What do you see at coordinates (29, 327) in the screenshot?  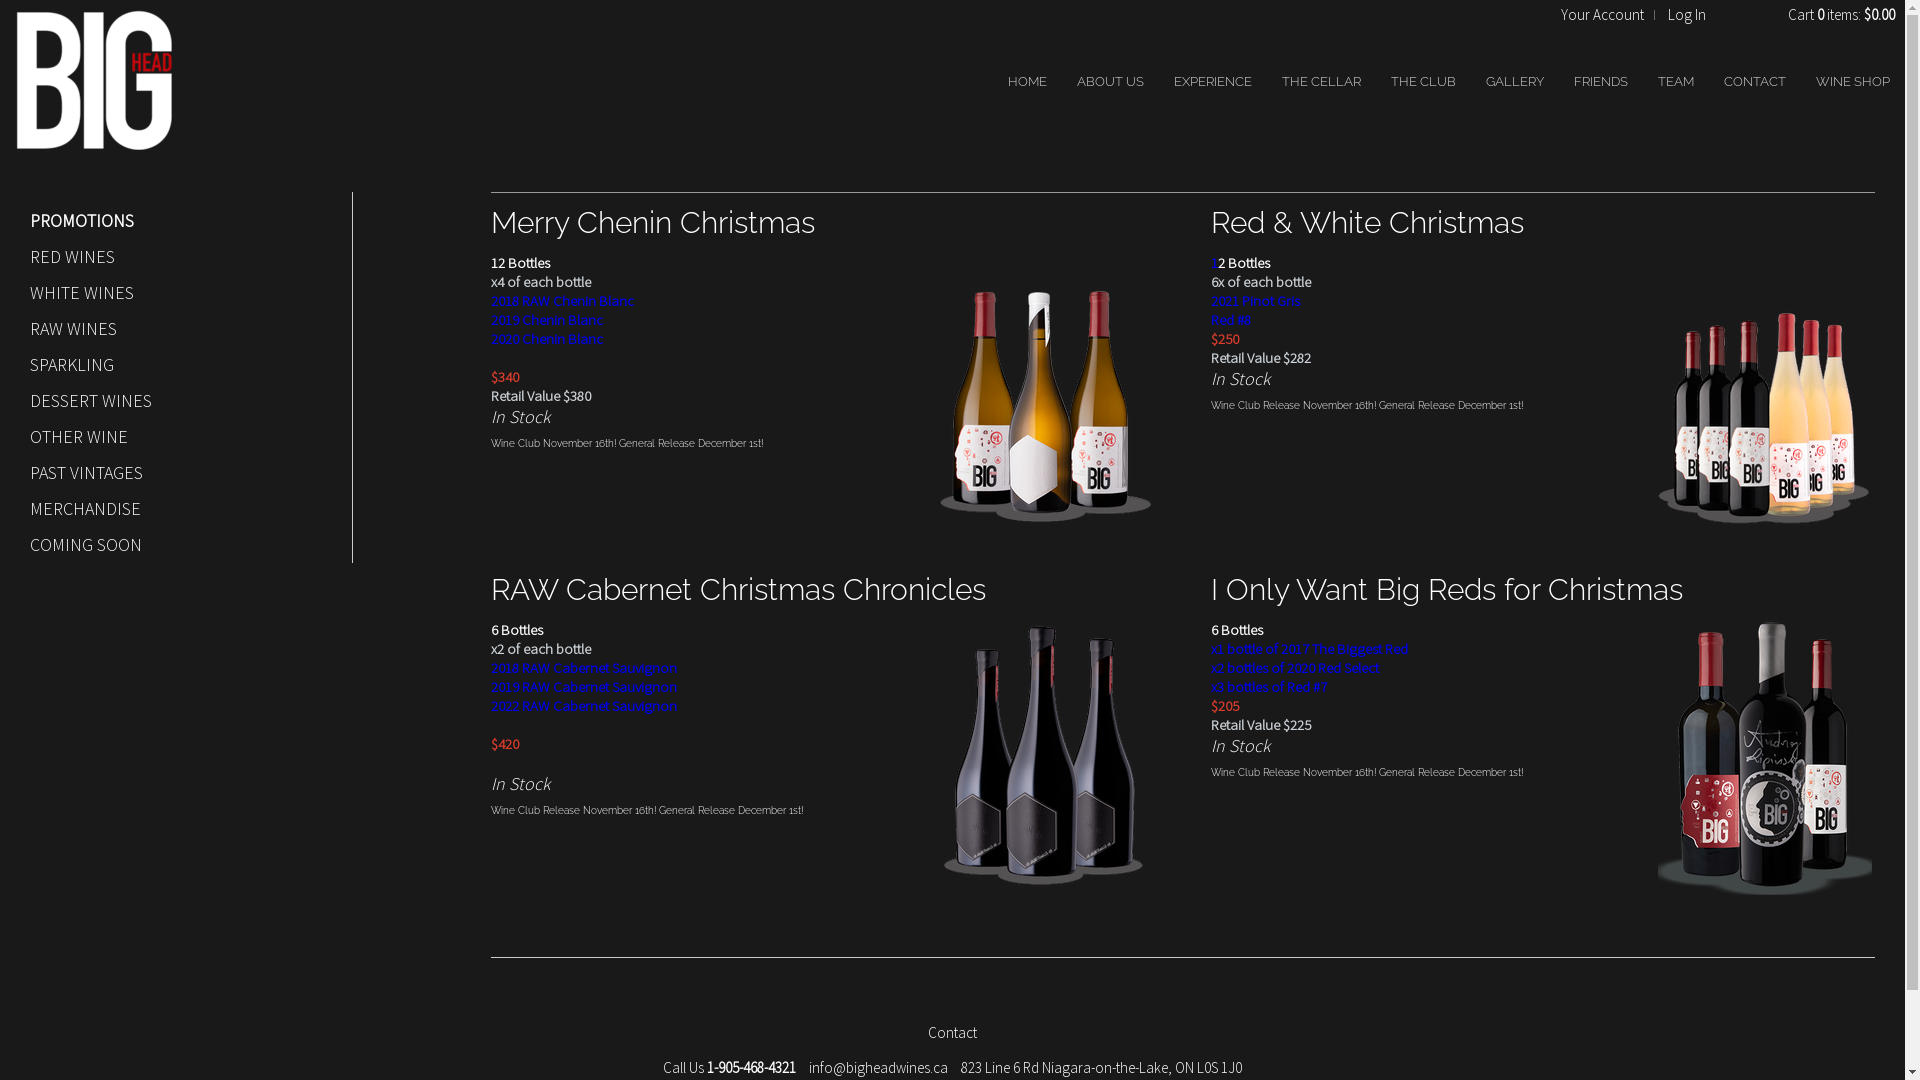 I see `'RAW WINES'` at bounding box center [29, 327].